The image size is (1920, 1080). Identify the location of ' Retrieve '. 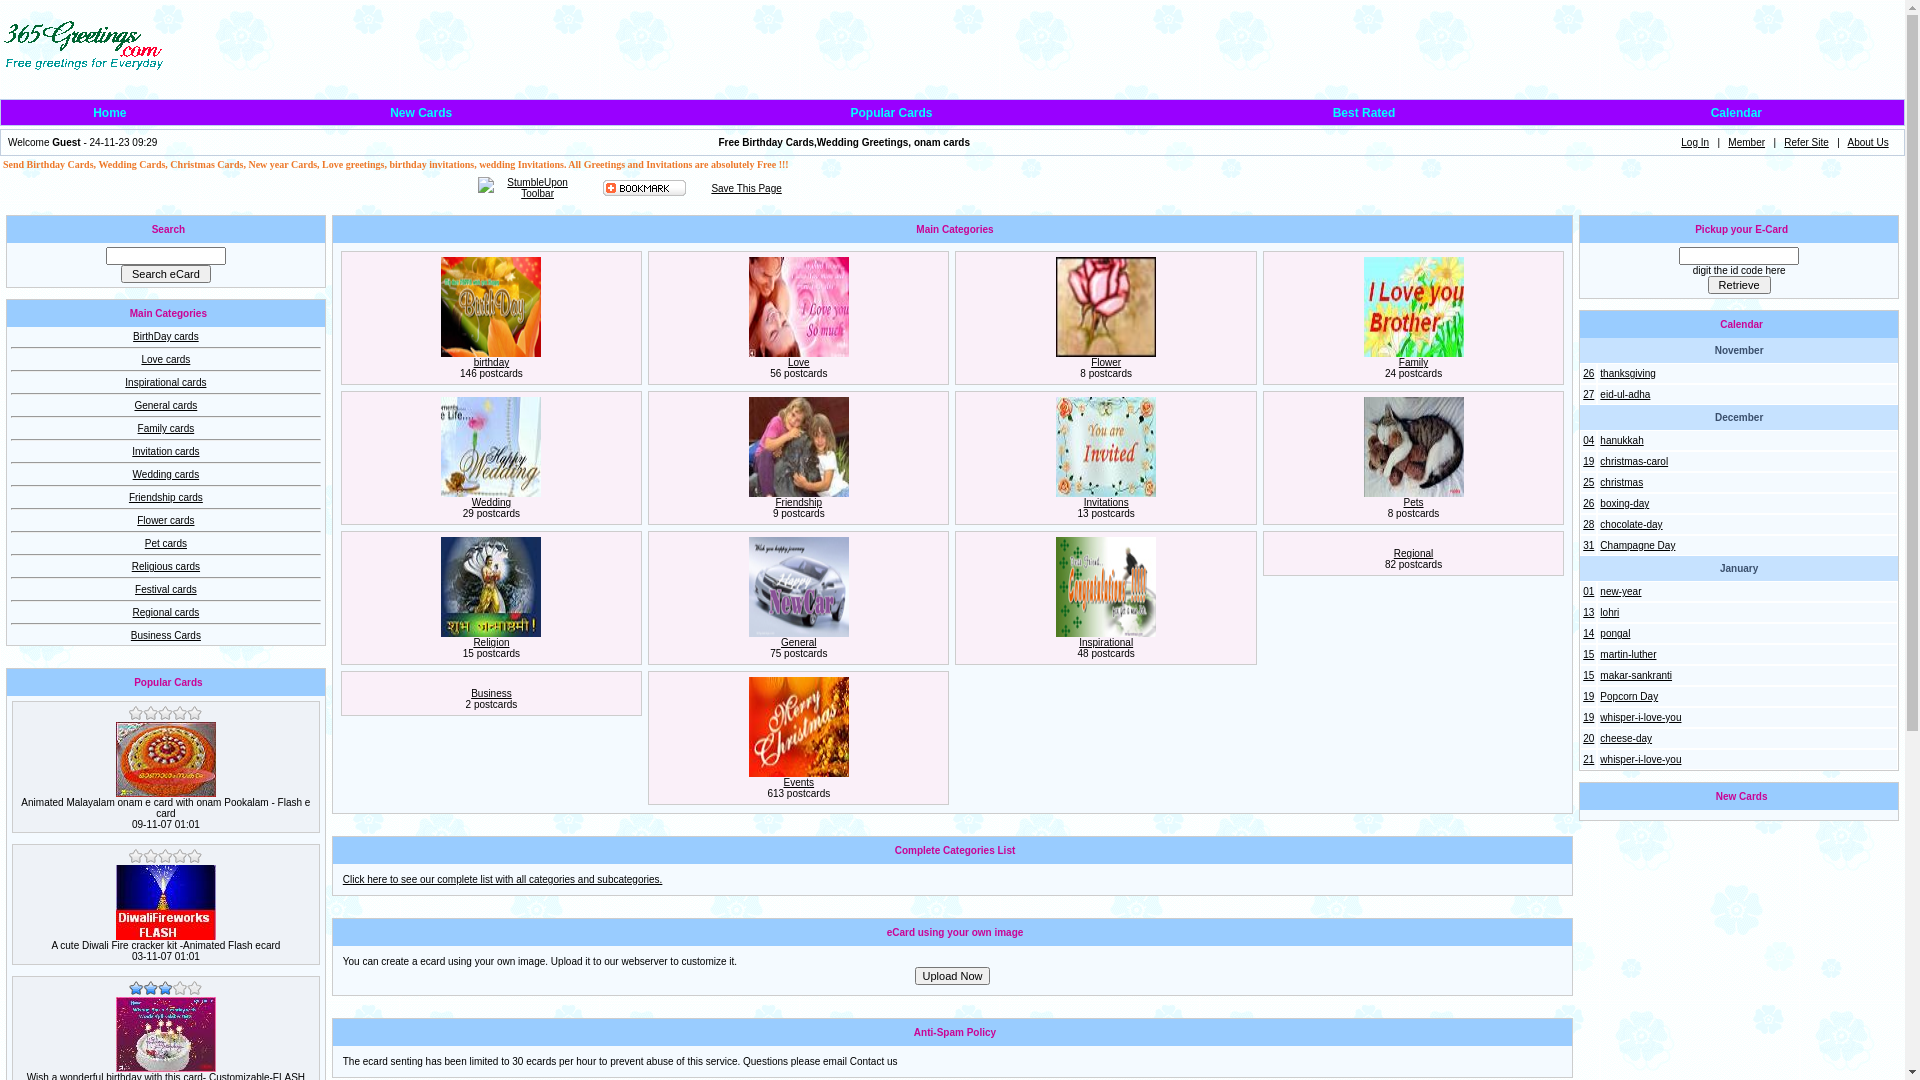
(1738, 285).